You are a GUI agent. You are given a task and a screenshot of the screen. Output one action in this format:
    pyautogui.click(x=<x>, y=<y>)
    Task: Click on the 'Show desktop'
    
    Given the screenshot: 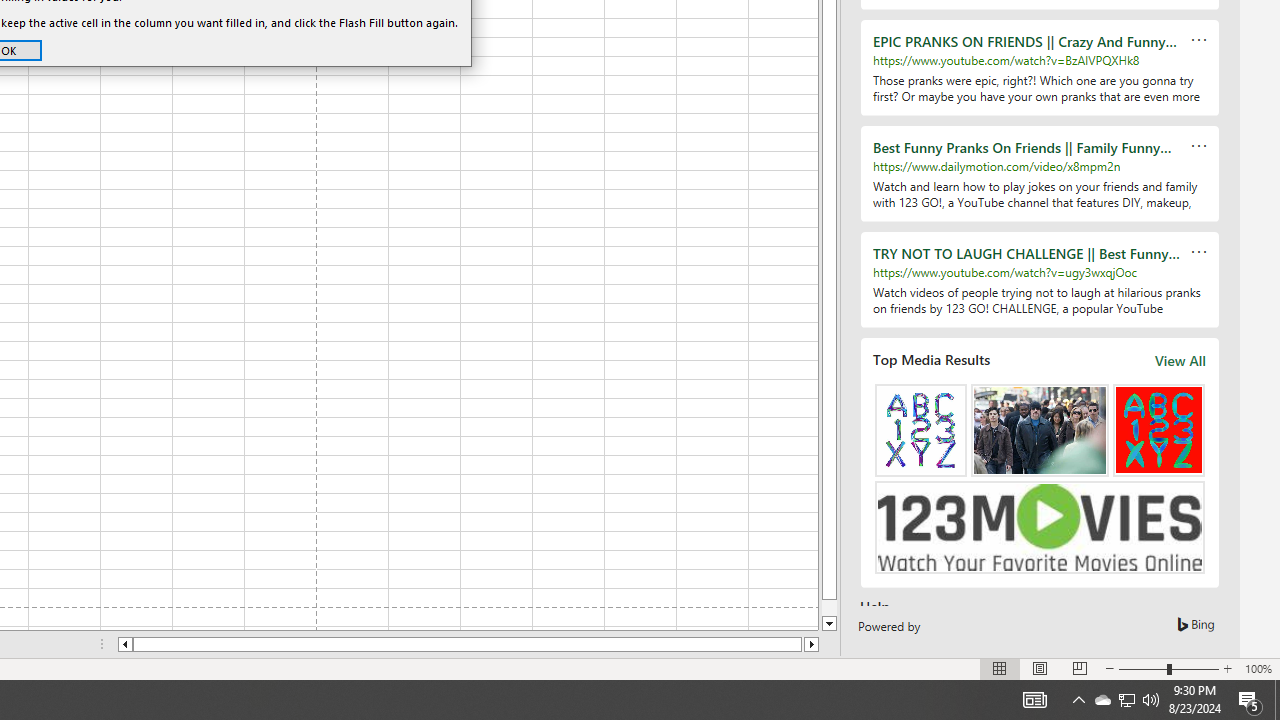 What is the action you would take?
    pyautogui.click(x=1276, y=698)
    